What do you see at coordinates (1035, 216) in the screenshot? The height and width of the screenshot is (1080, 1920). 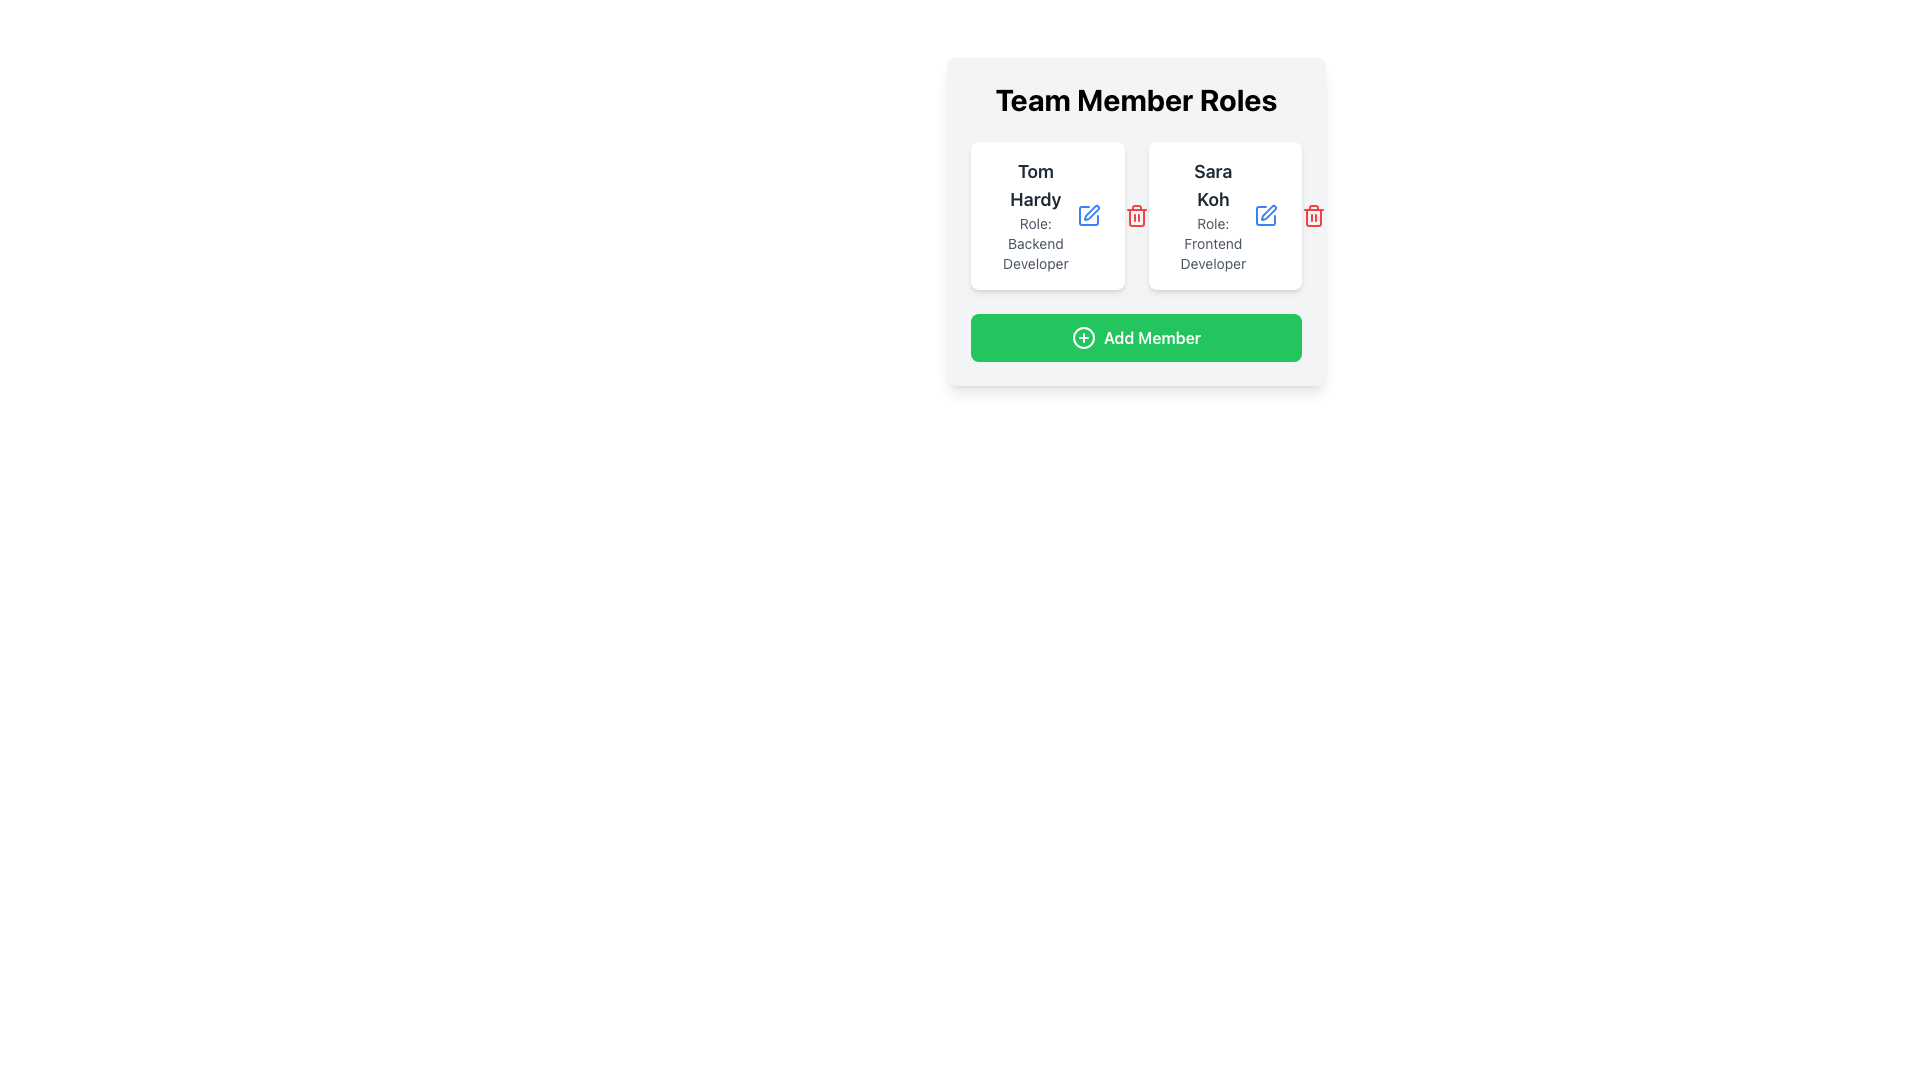 I see `the text component displaying the name 'Tom Hardy' and their role as a backend developer, located within the first card under the 'Team Member Roles' section` at bounding box center [1035, 216].